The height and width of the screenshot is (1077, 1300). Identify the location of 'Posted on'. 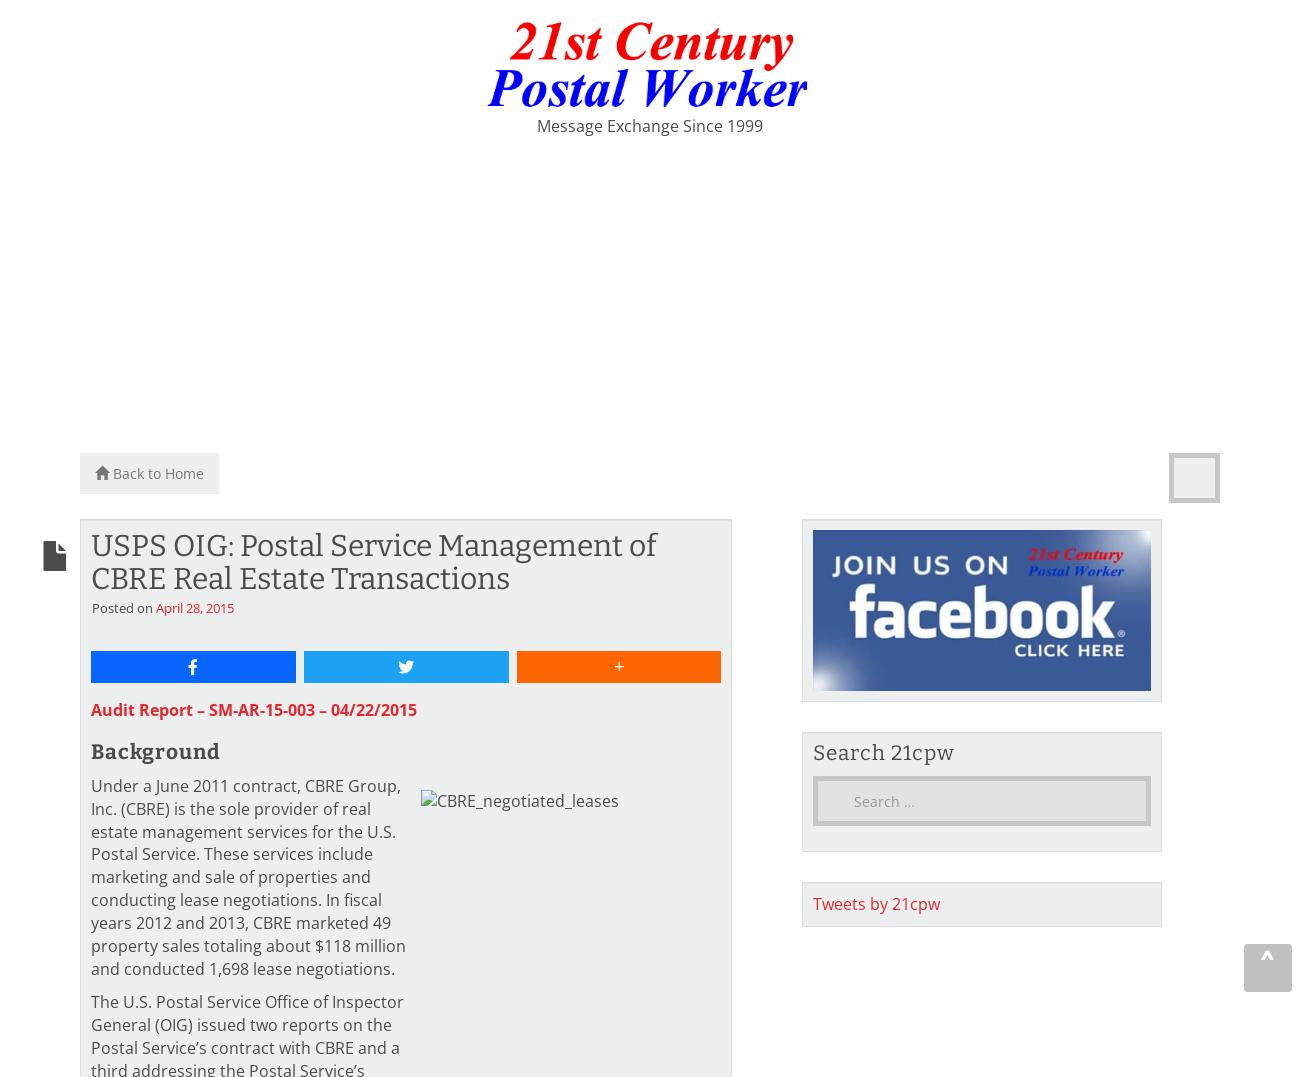
(123, 605).